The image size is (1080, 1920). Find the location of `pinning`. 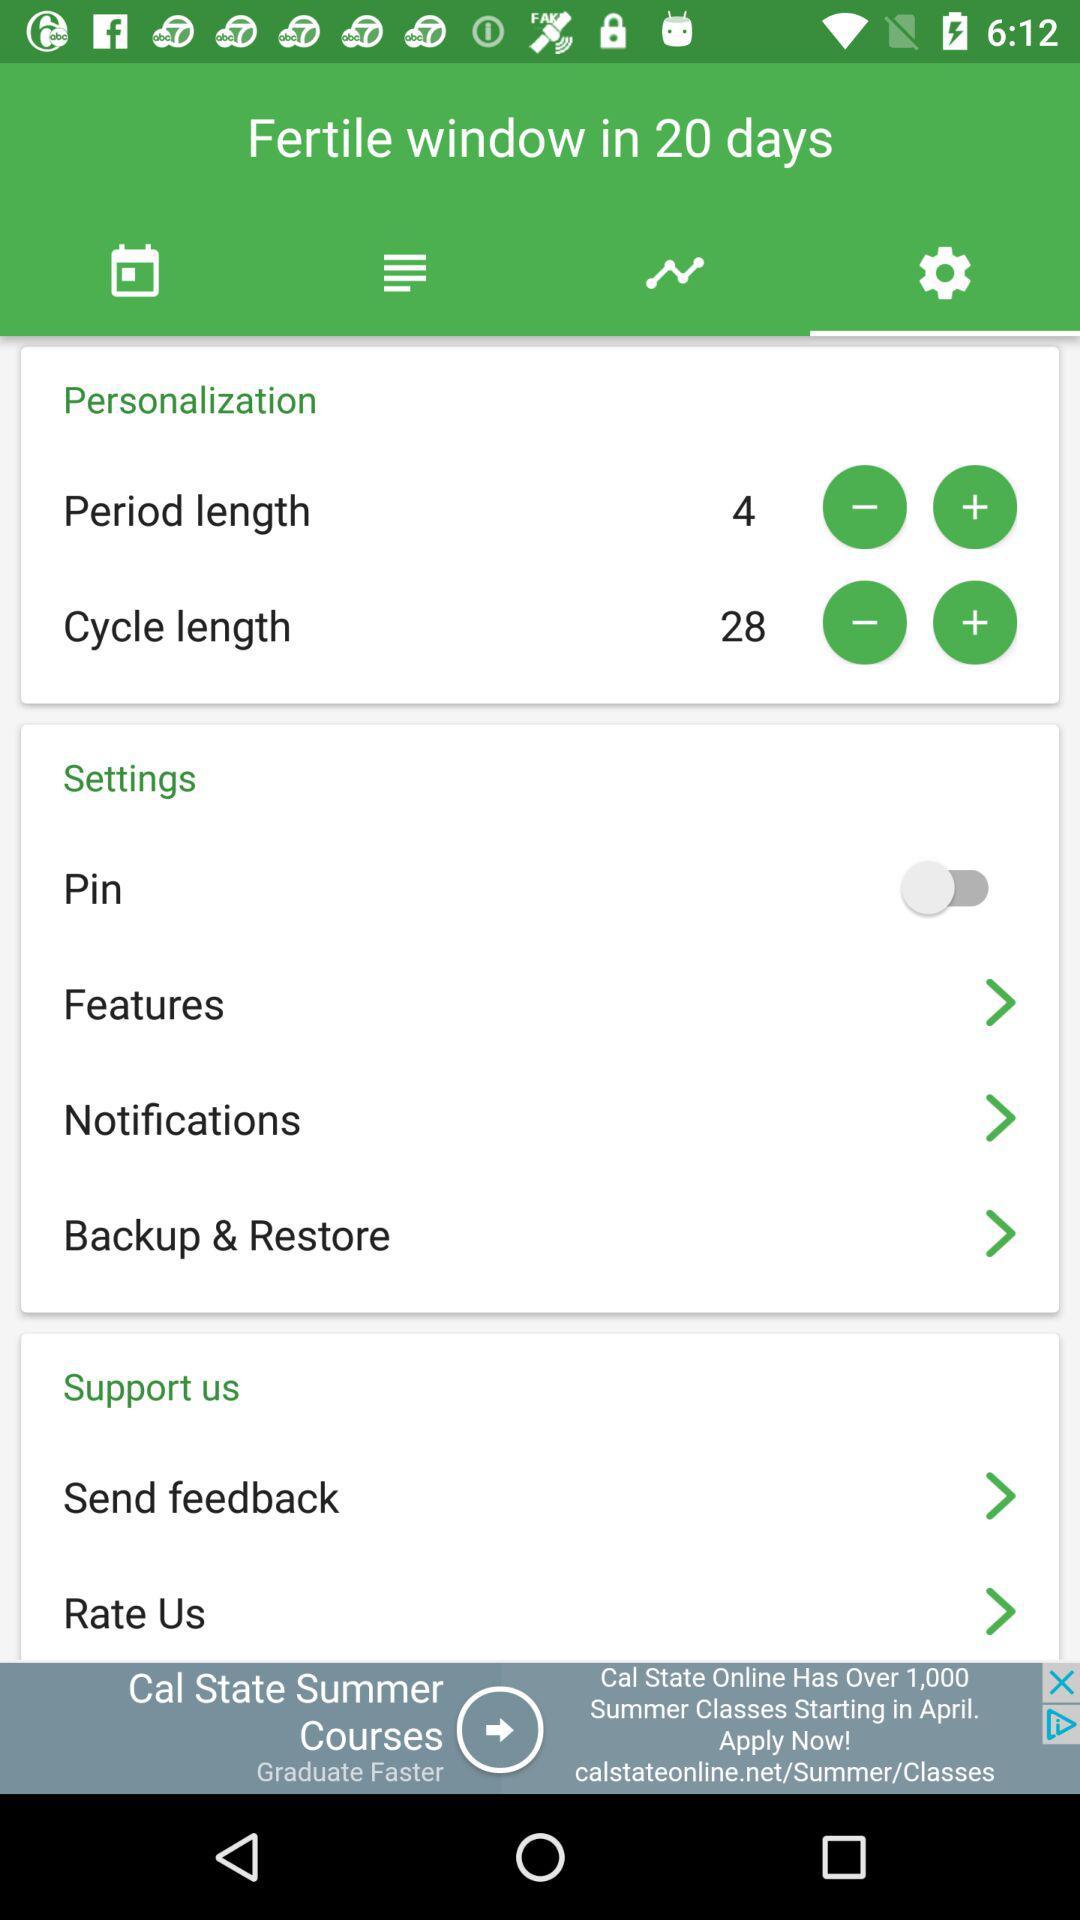

pinning is located at coordinates (953, 886).